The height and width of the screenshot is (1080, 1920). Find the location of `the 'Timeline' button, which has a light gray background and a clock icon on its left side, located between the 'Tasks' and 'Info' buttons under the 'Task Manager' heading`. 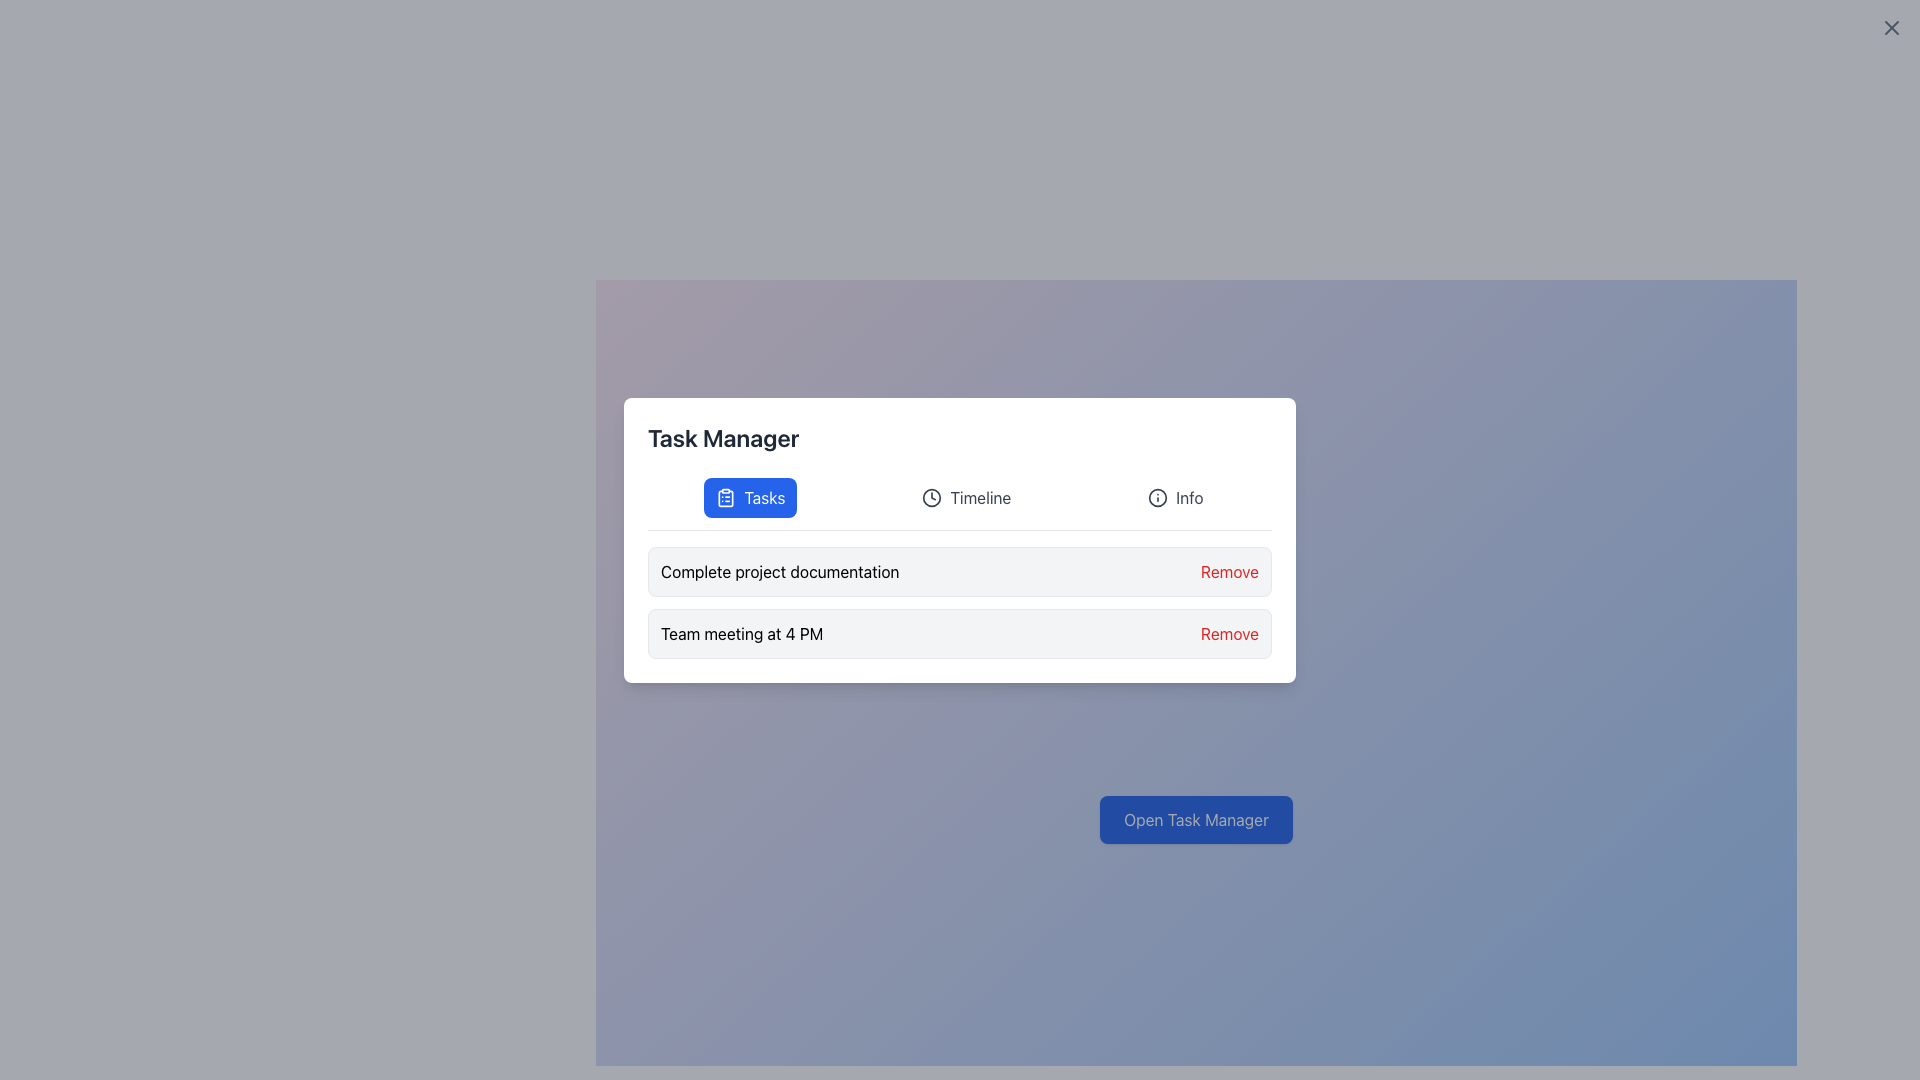

the 'Timeline' button, which has a light gray background and a clock icon on its left side, located between the 'Tasks' and 'Info' buttons under the 'Task Manager' heading is located at coordinates (966, 496).